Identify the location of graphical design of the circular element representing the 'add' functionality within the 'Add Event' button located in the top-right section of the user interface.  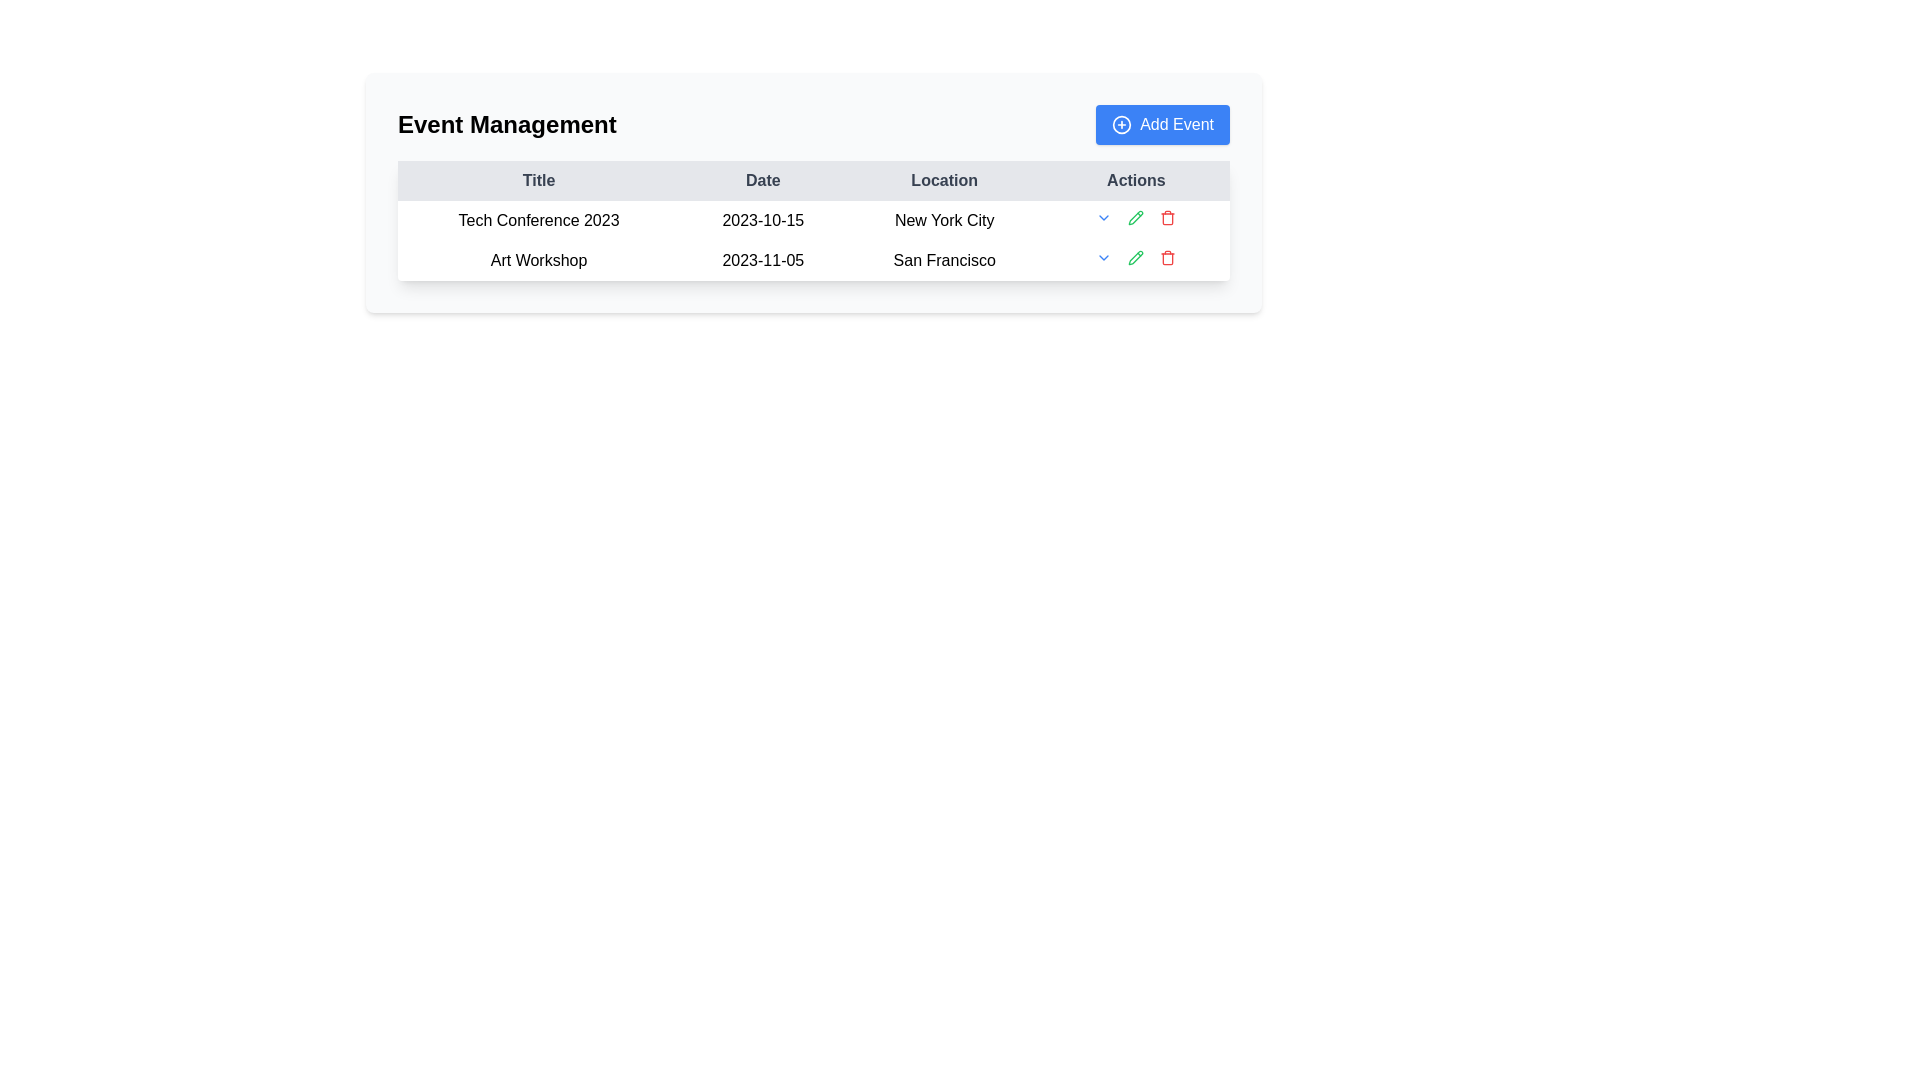
(1122, 124).